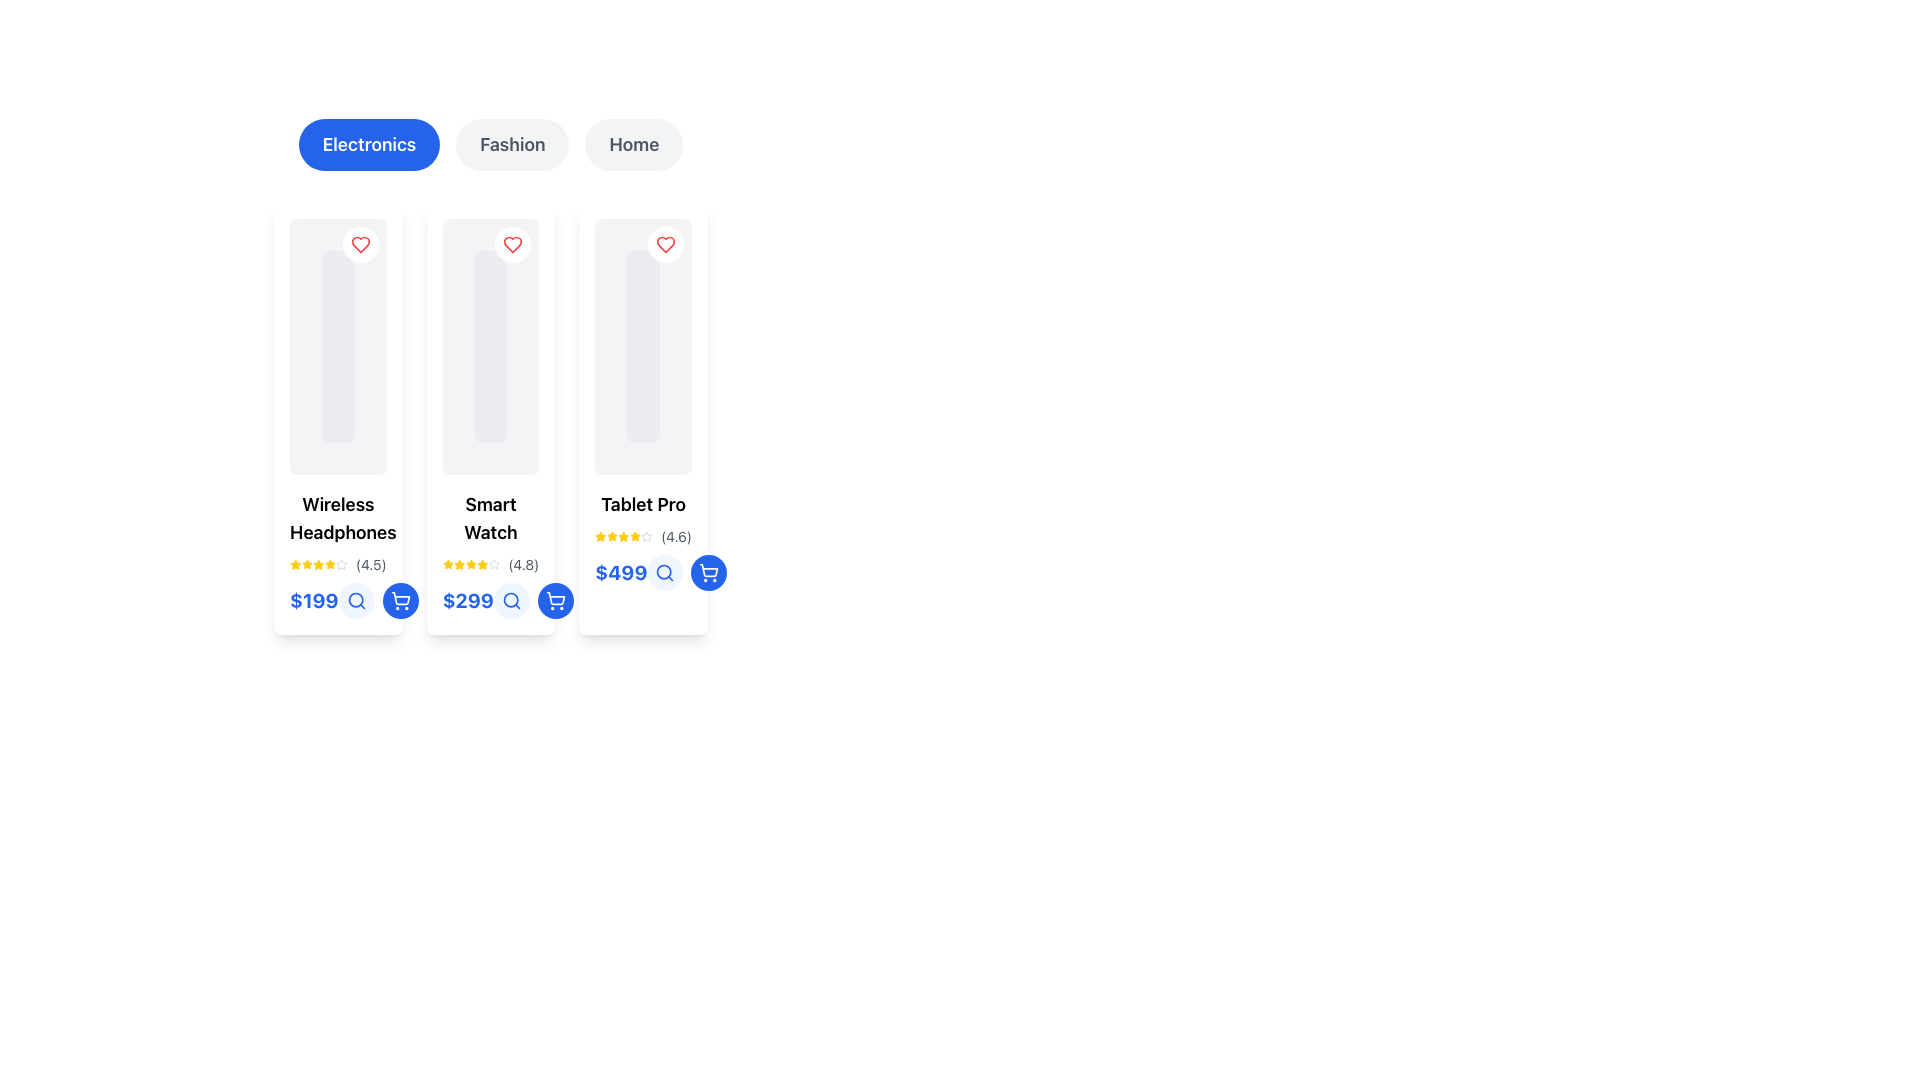  What do you see at coordinates (623, 535) in the screenshot?
I see `the rating icon located` at bounding box center [623, 535].